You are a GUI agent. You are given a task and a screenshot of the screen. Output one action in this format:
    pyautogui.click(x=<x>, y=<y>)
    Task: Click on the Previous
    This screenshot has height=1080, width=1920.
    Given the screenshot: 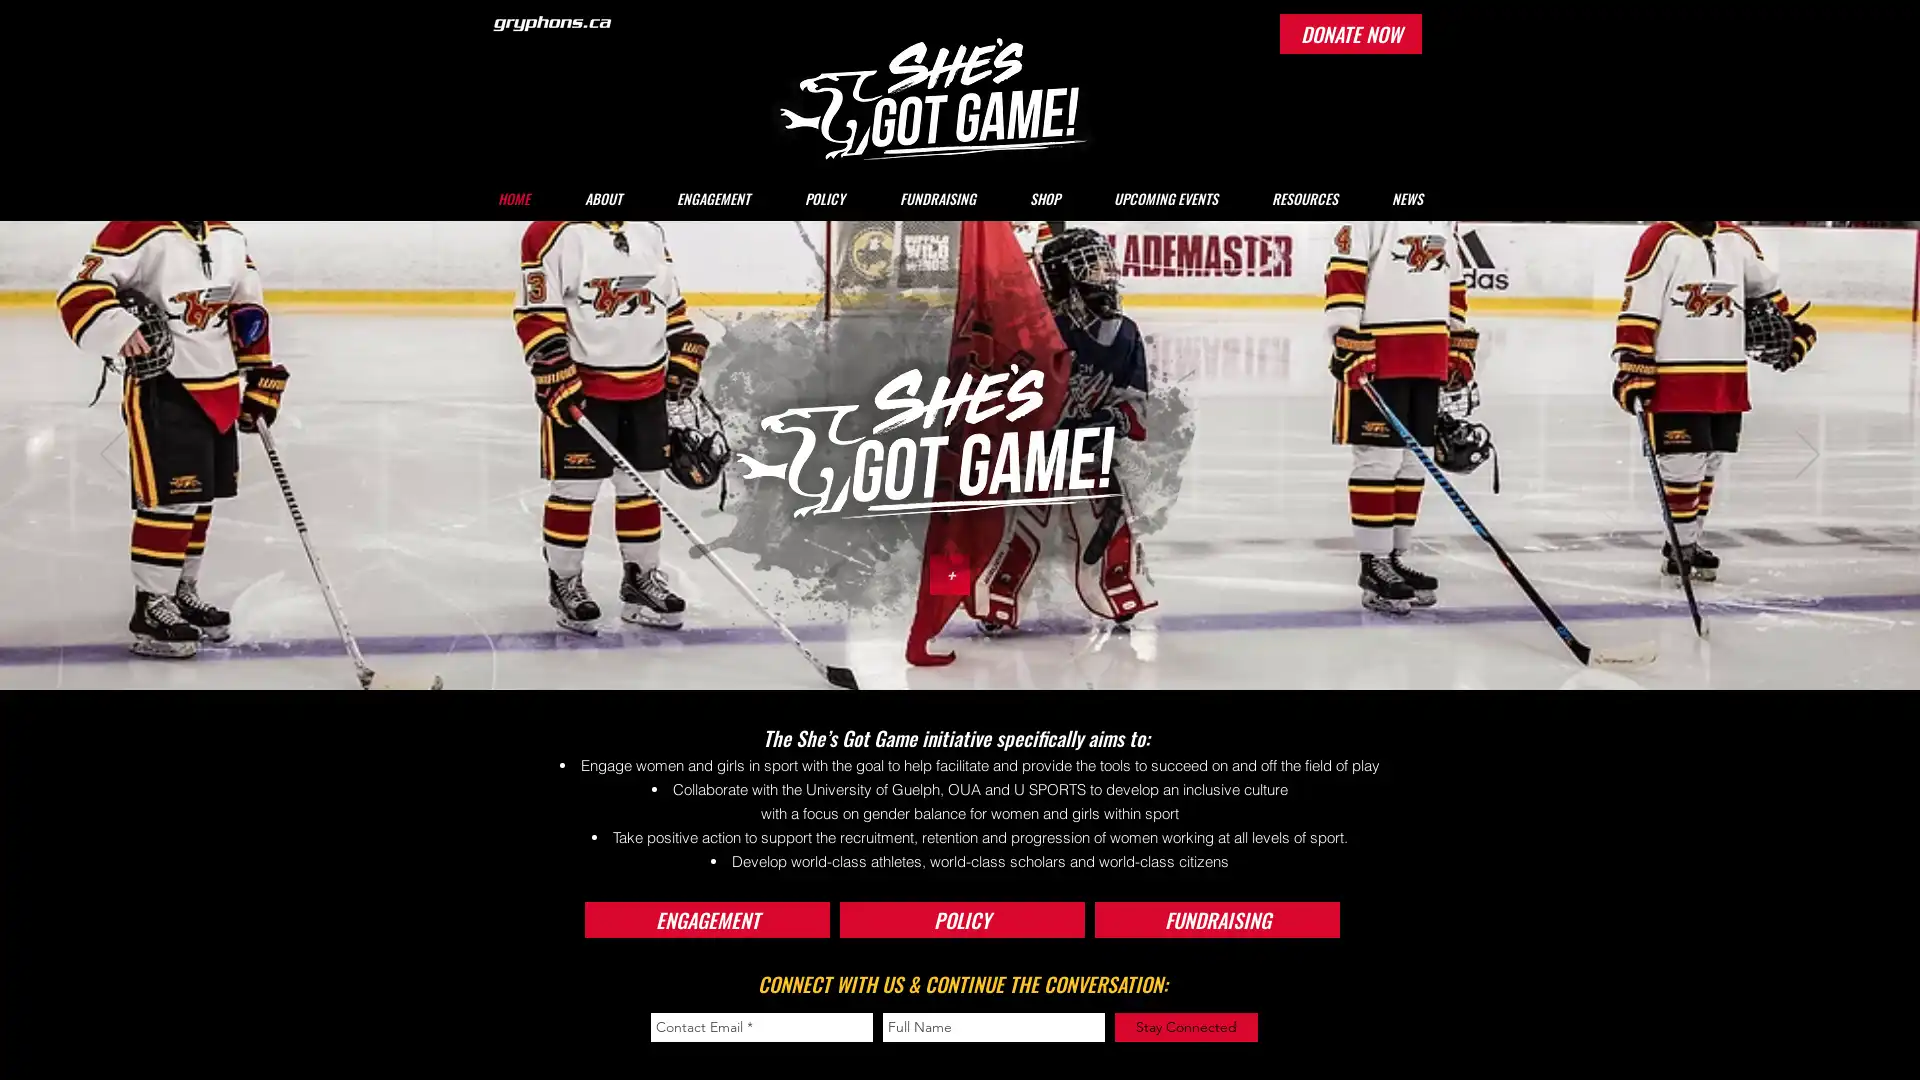 What is the action you would take?
    pyautogui.click(x=111, y=455)
    